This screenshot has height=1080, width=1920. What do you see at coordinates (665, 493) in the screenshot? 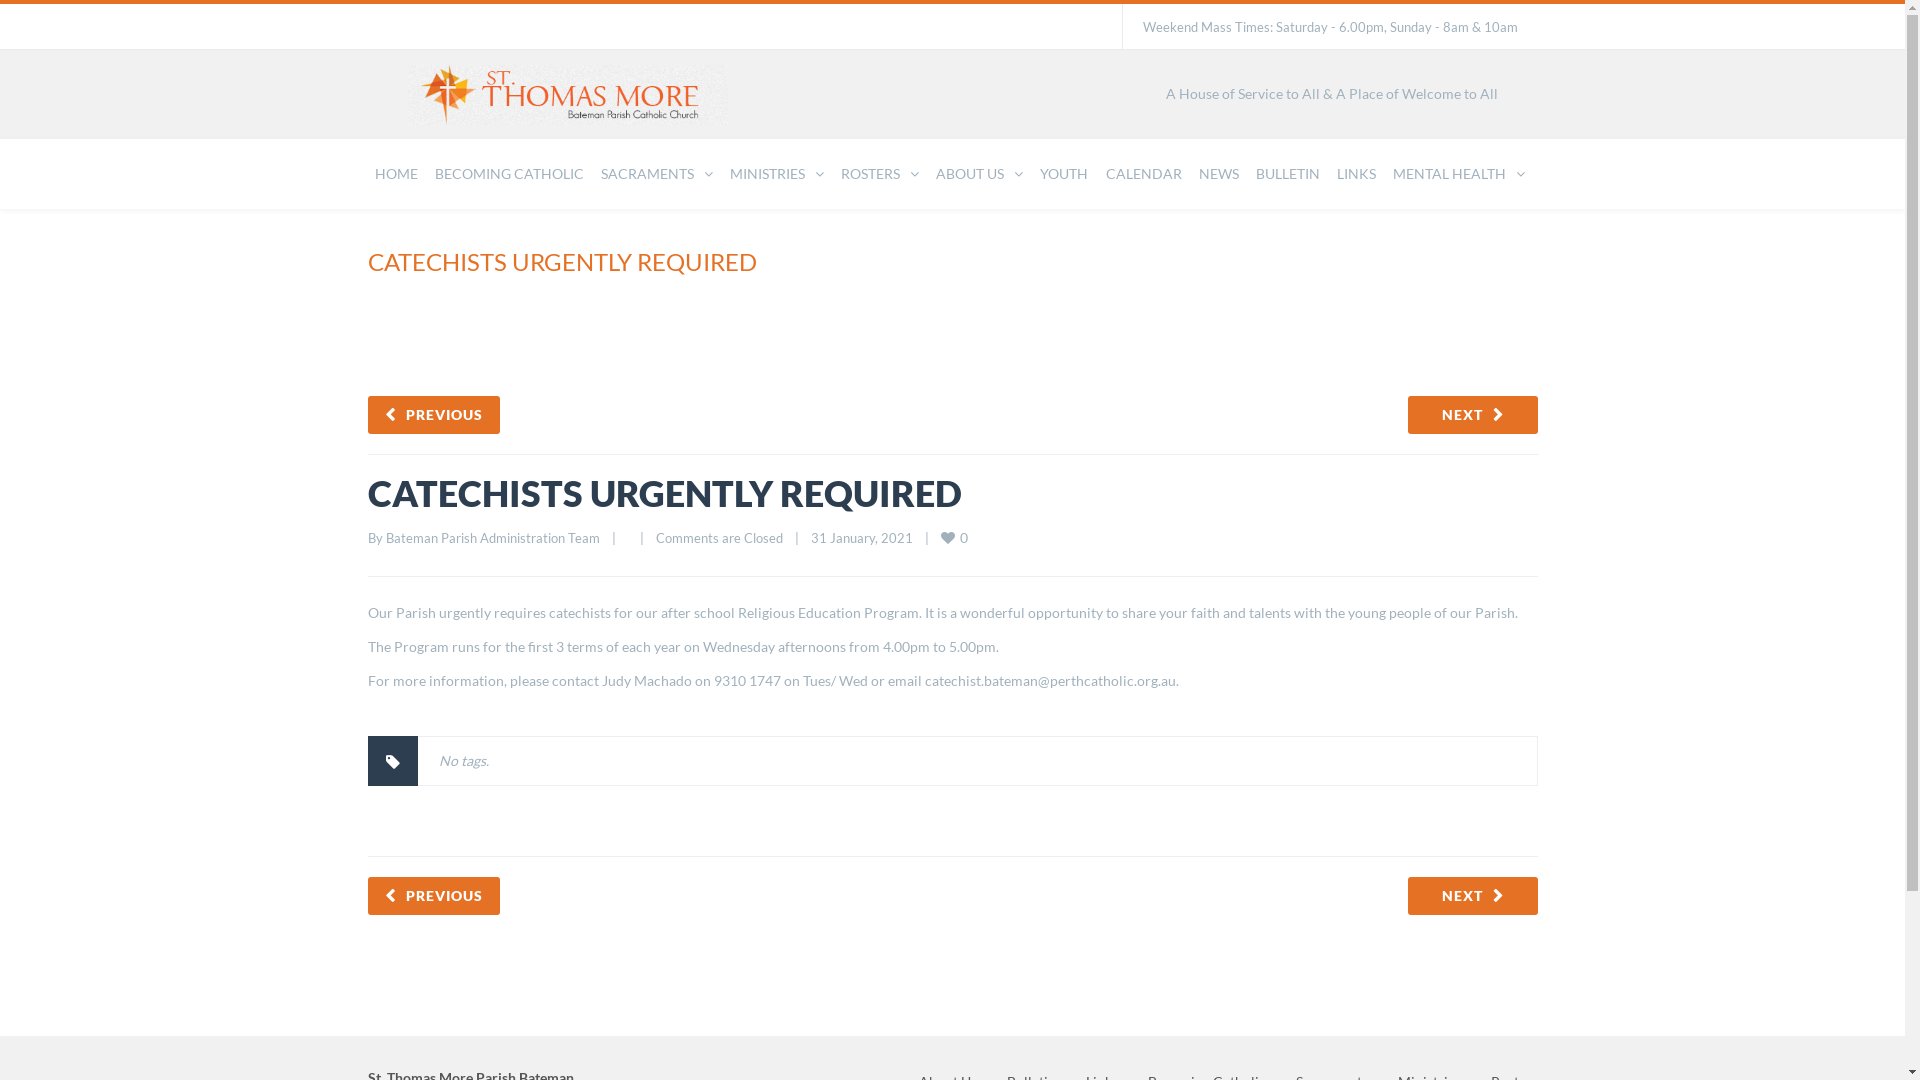
I see `'CATECHISTS URGENTLY REQUIRED'` at bounding box center [665, 493].